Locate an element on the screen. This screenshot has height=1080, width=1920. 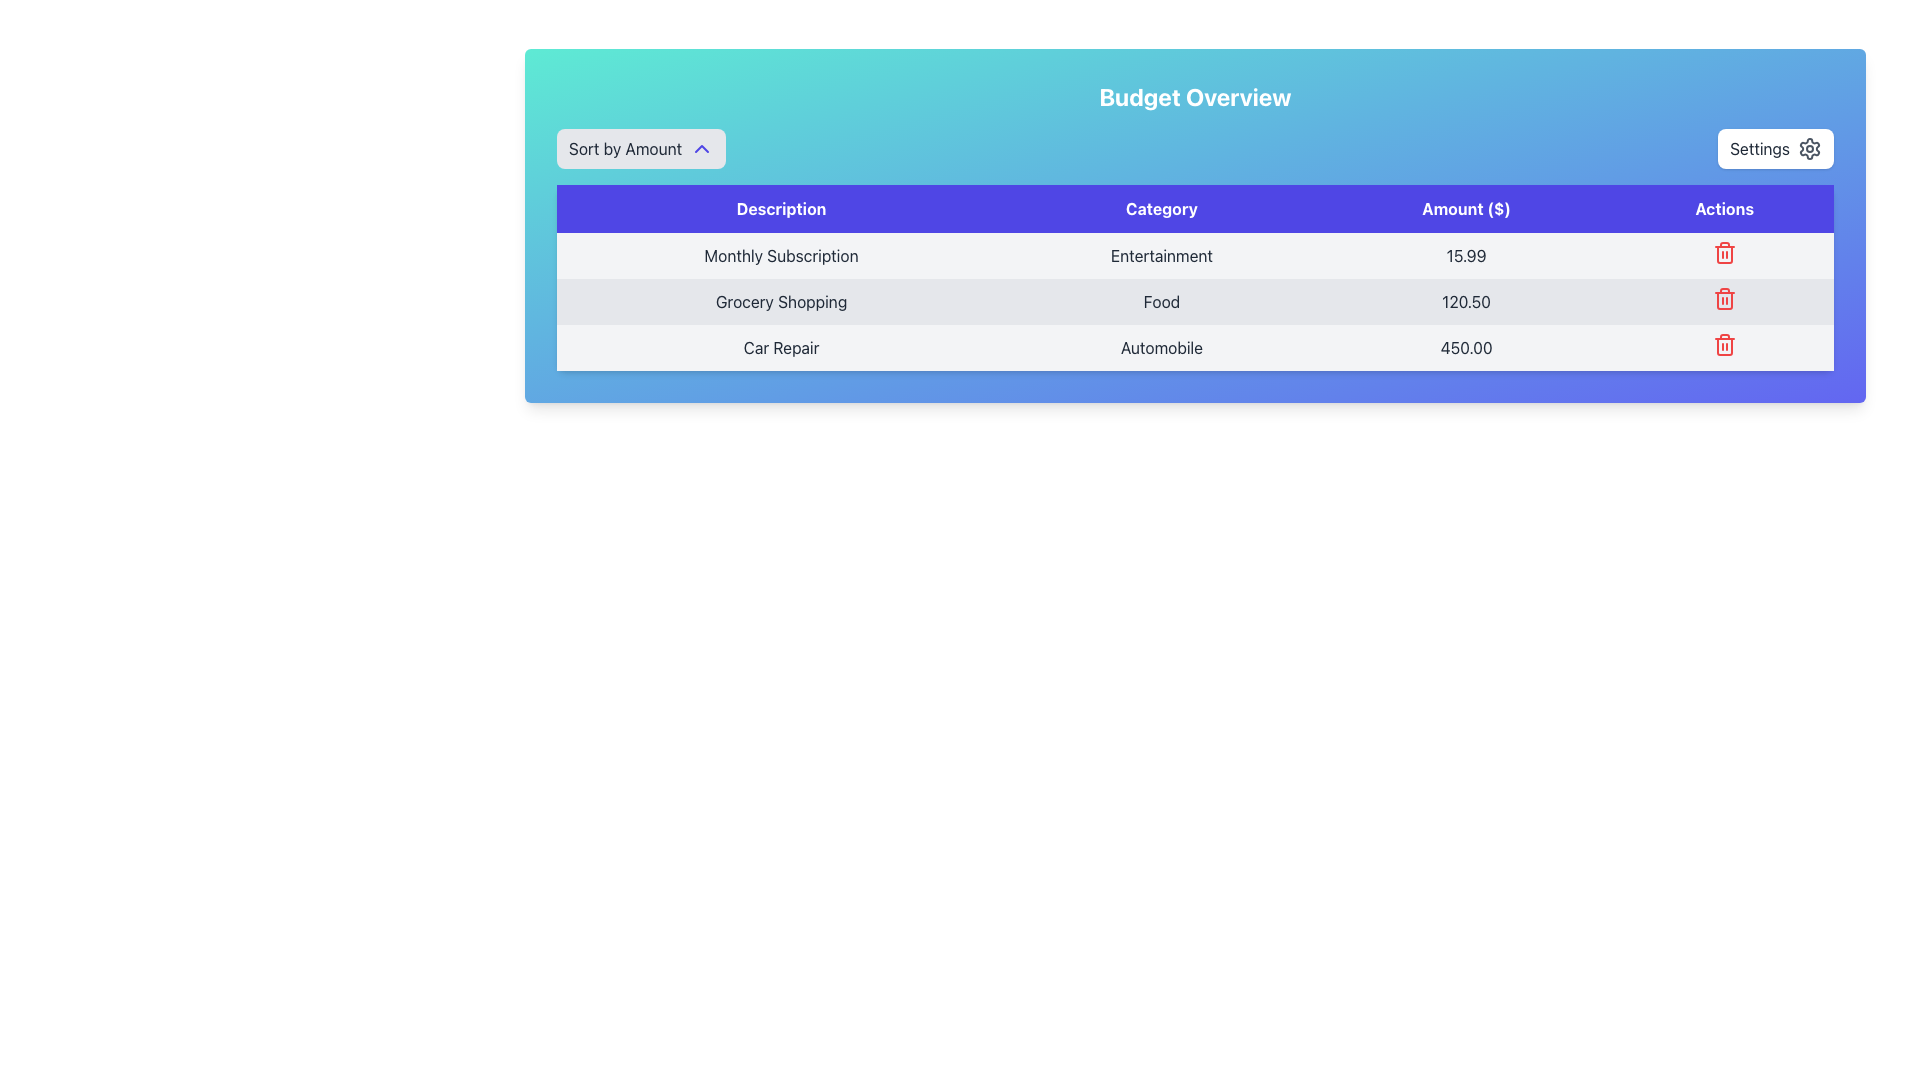
the text label displaying 'Monthly Subscription' located in the 'Description' column of the data table is located at coordinates (780, 254).